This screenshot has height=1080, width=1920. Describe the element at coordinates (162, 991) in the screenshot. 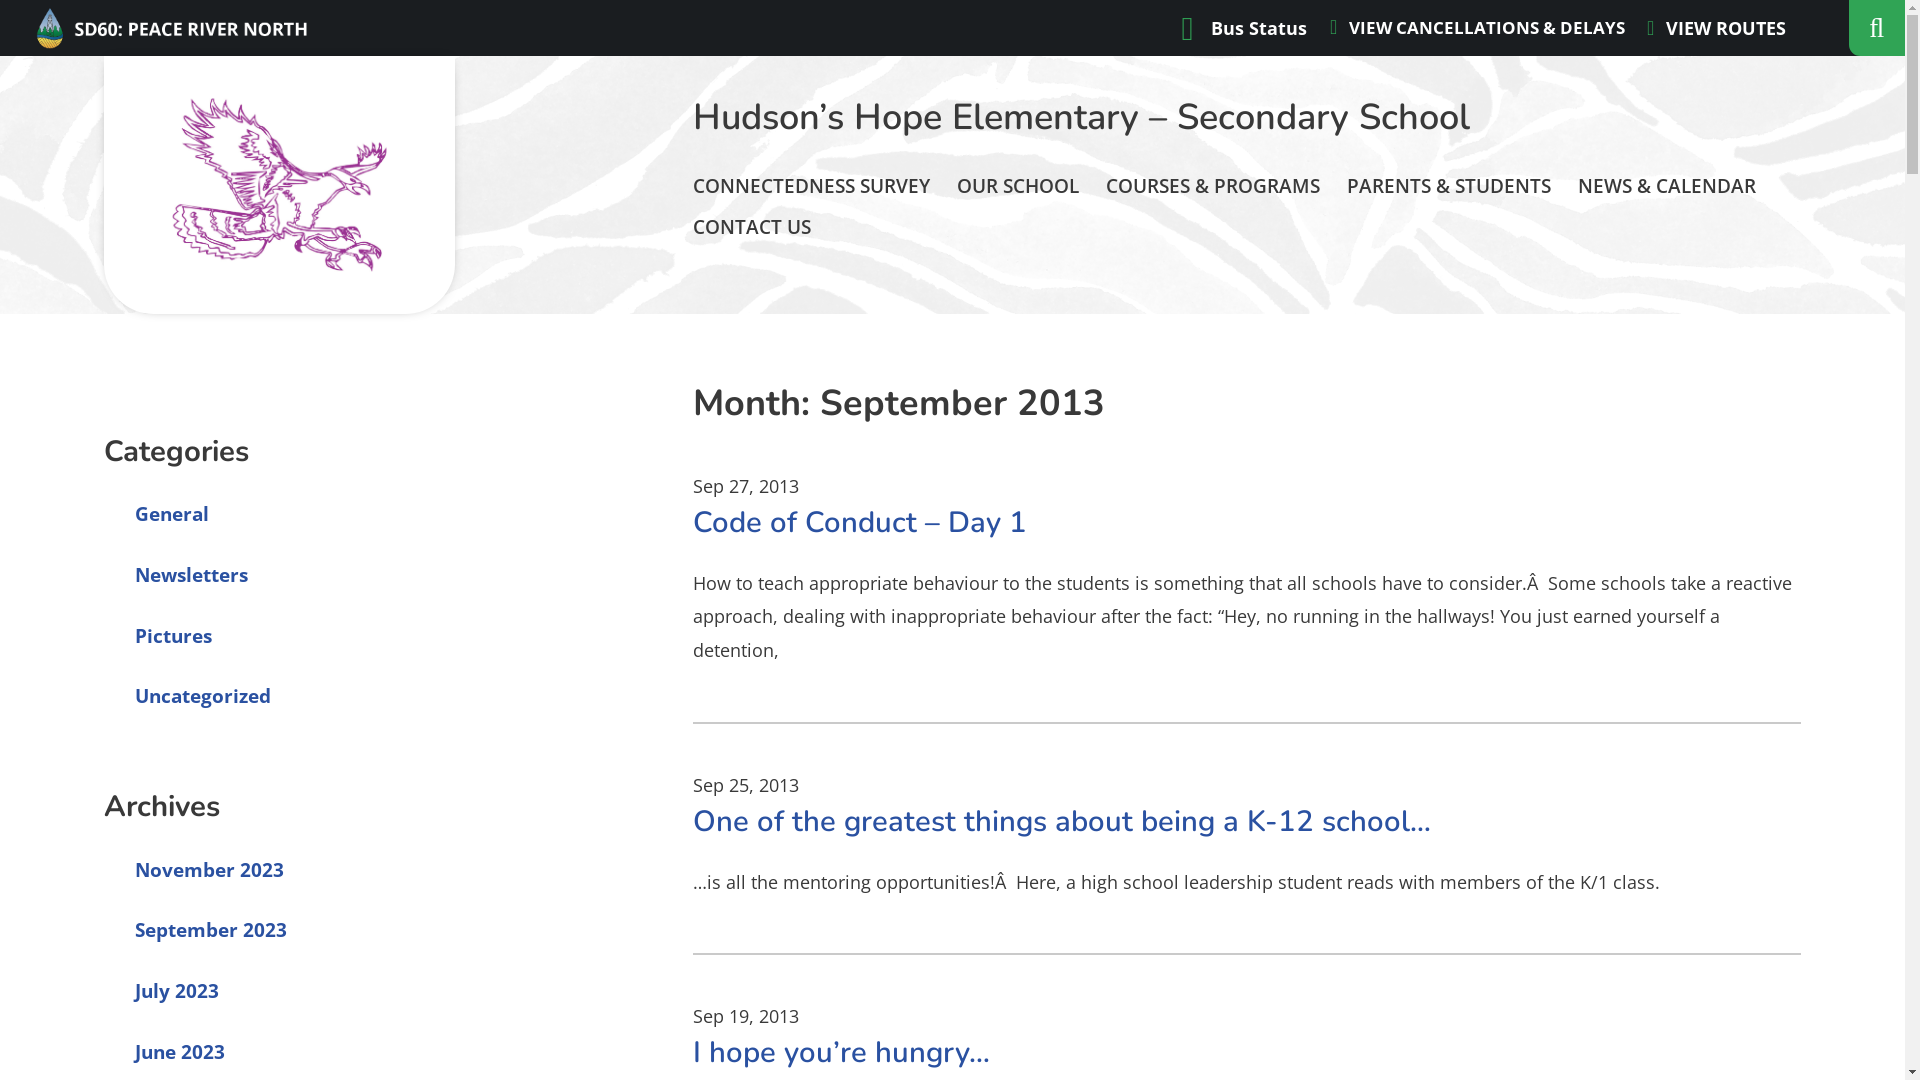

I see `'July 2023'` at that location.